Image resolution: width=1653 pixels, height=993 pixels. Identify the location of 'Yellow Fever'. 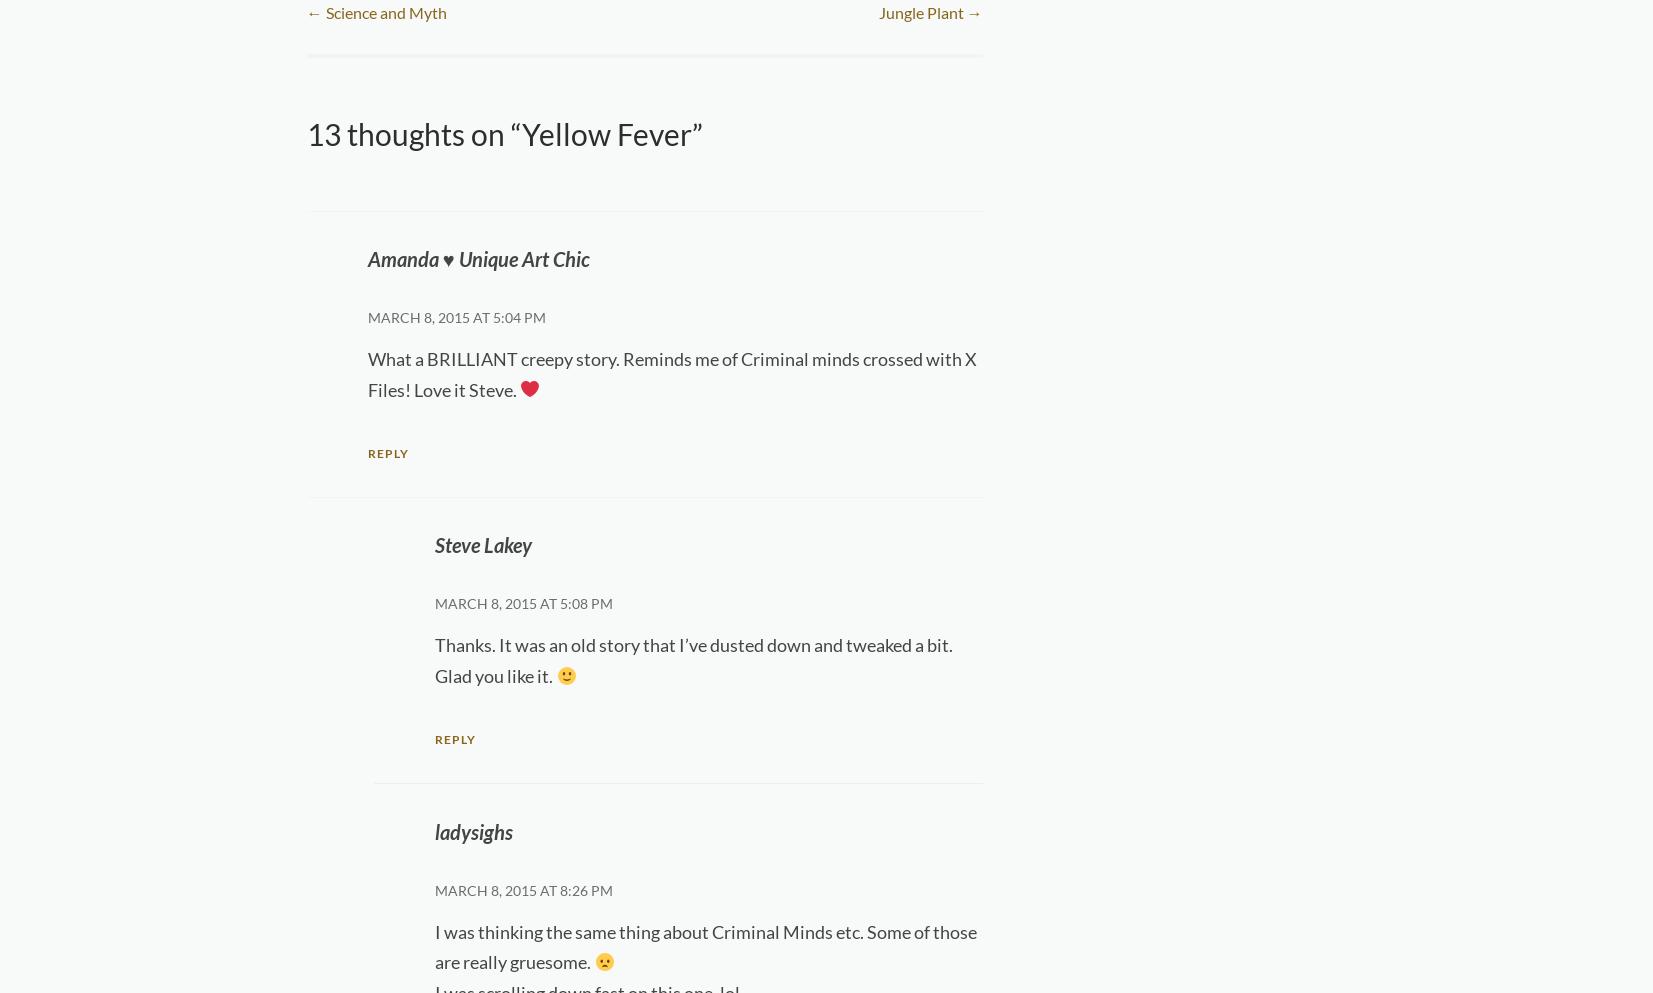
(604, 132).